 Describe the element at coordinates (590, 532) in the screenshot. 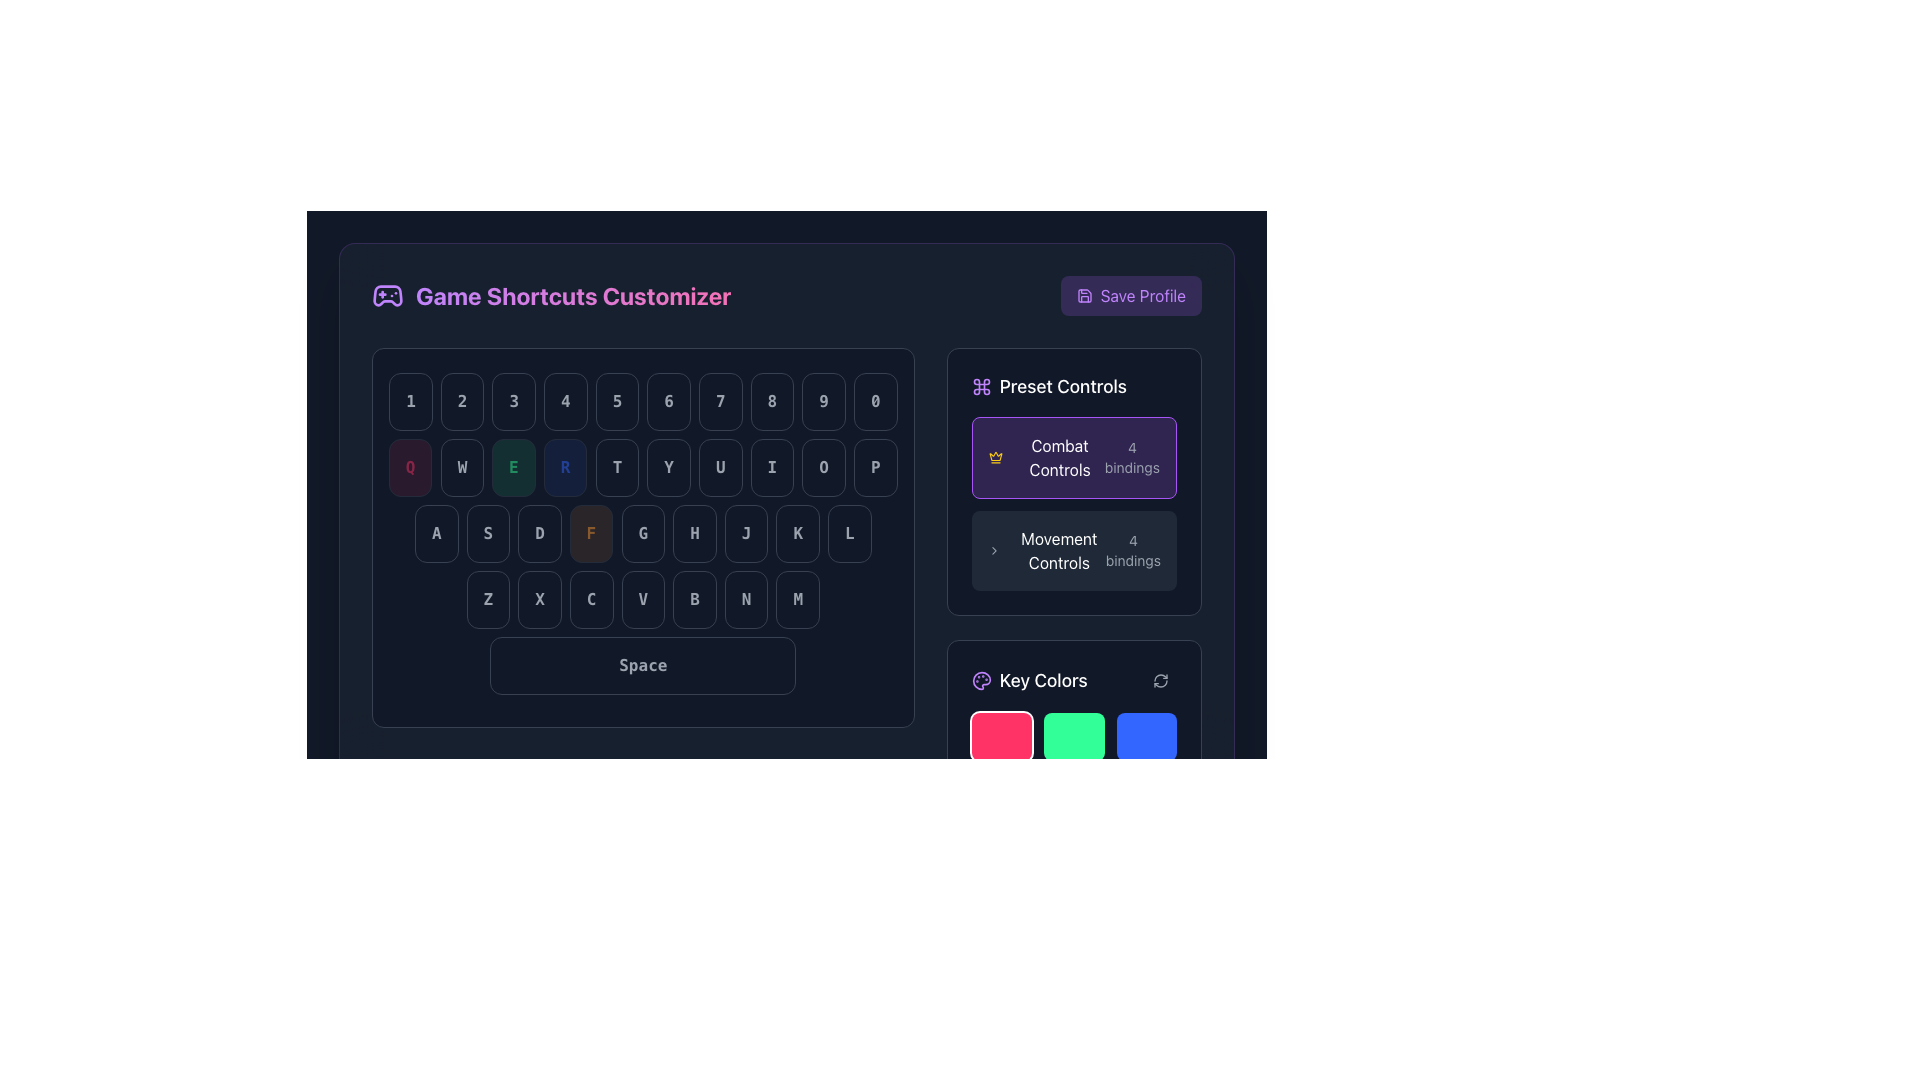

I see `the 'F' key button in the virtual keyboard interface` at that location.